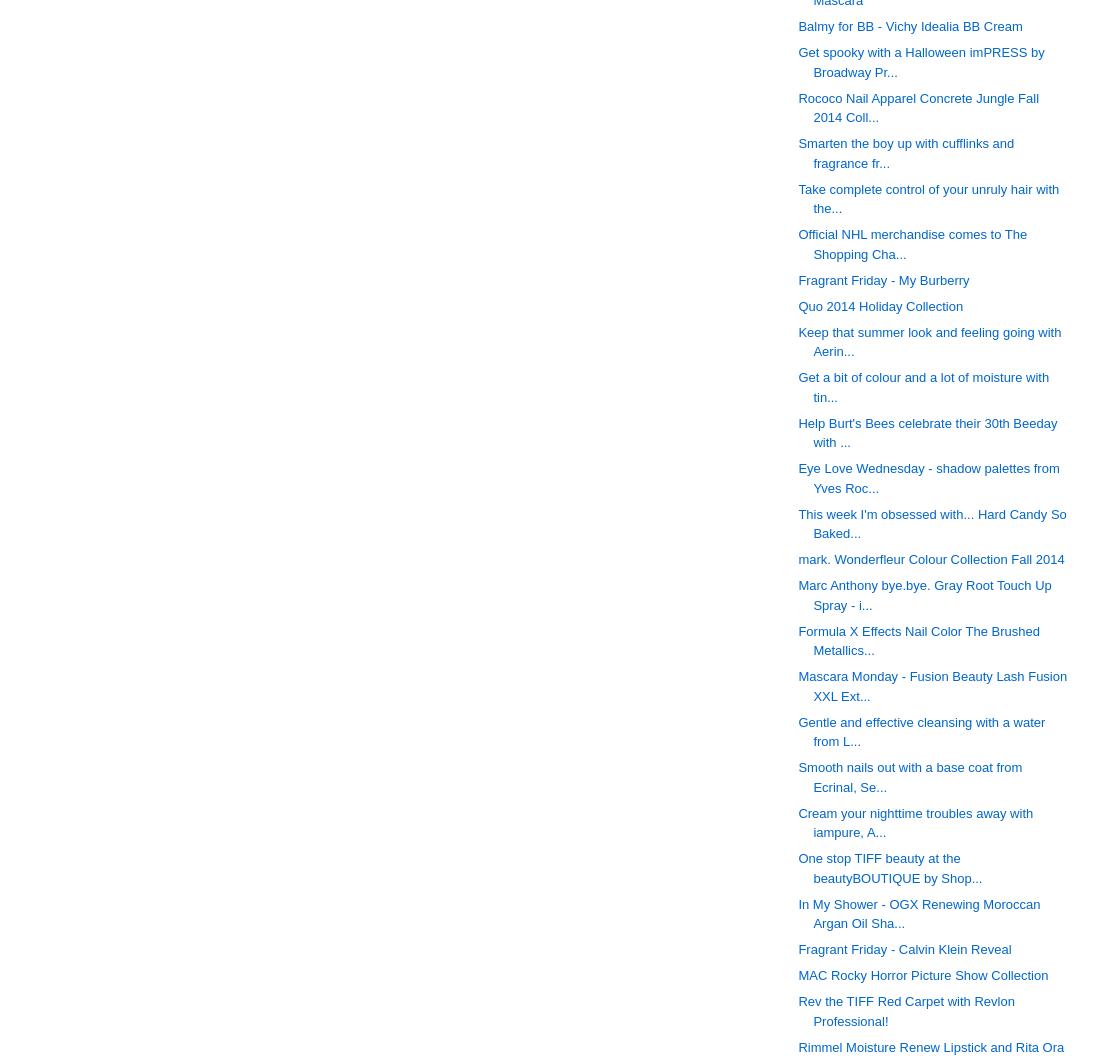 Image resolution: width=1100 pixels, height=1056 pixels. I want to click on 'Smooth nails out with a base coat from Ecrinal, Se...', so click(910, 776).